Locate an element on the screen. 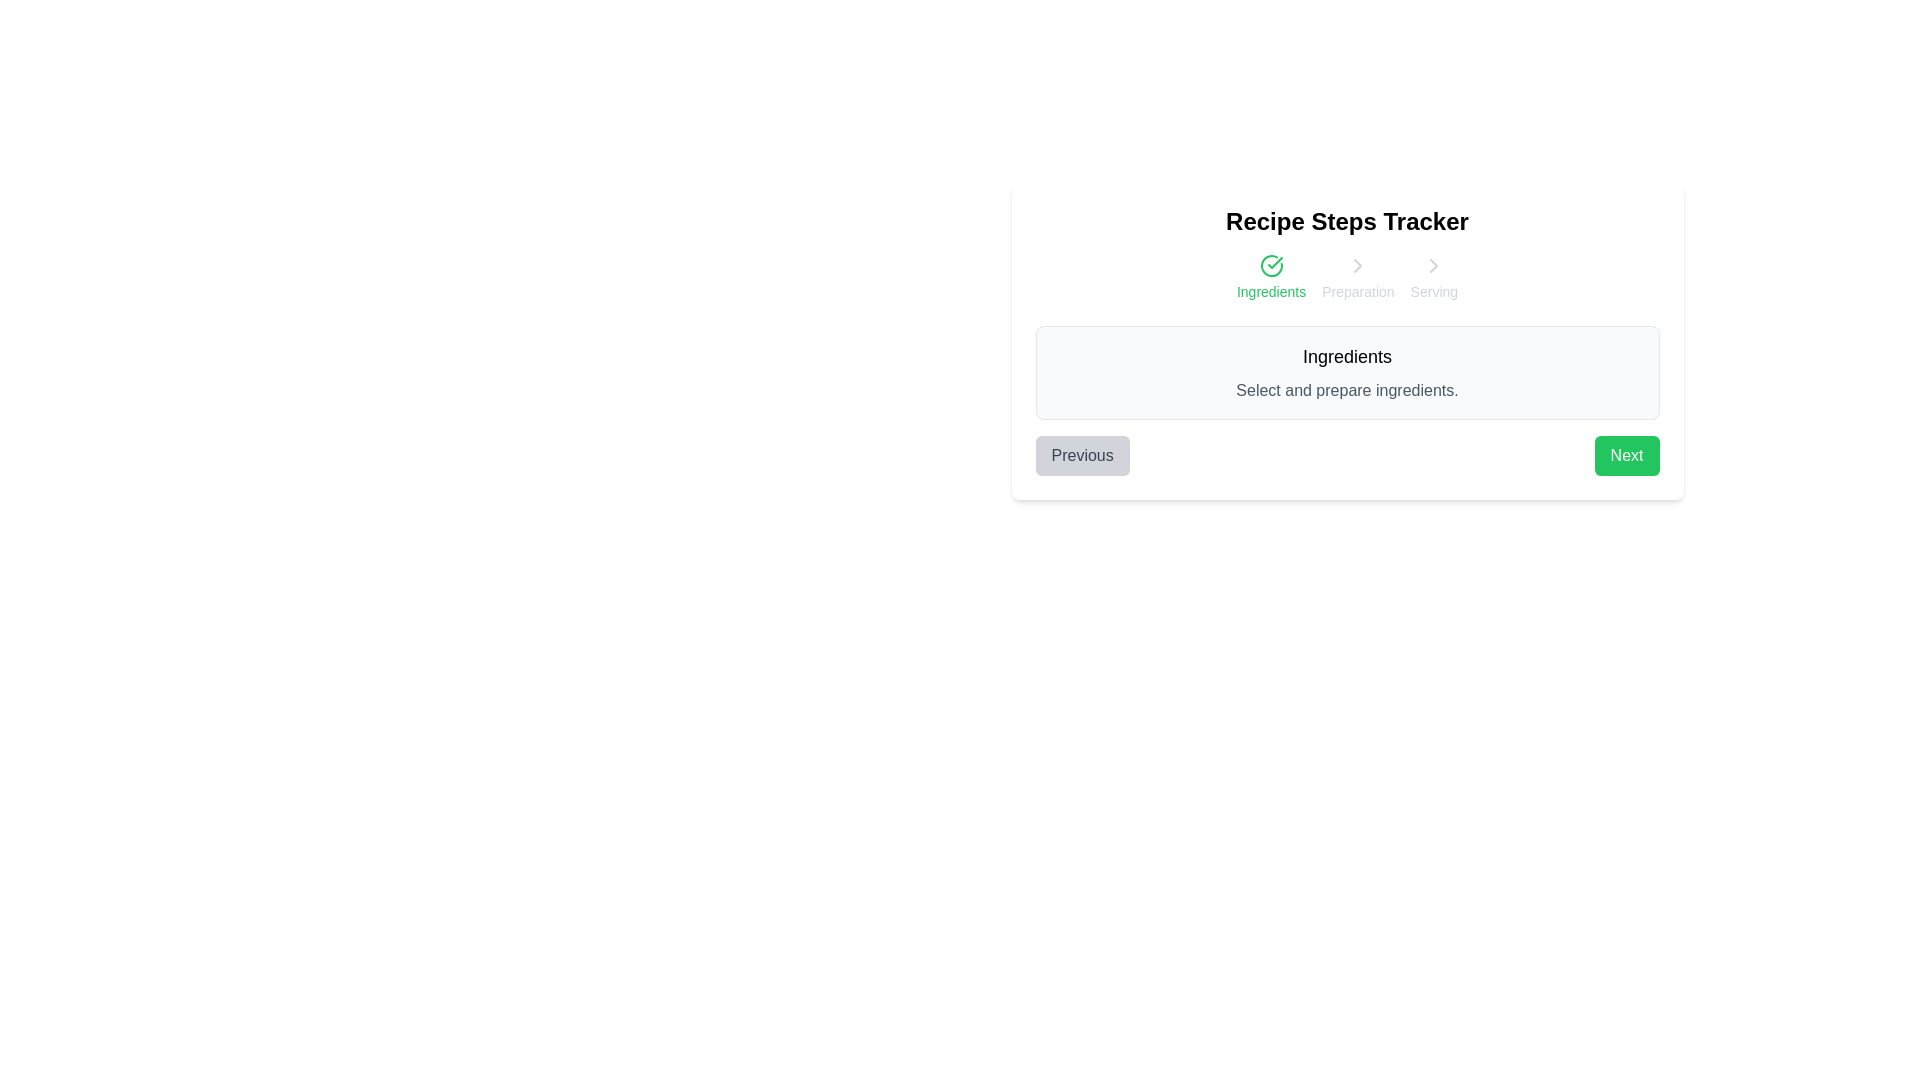  the static text header located at the top of the card layout, which serves as a title providing context to the user is located at coordinates (1347, 222).